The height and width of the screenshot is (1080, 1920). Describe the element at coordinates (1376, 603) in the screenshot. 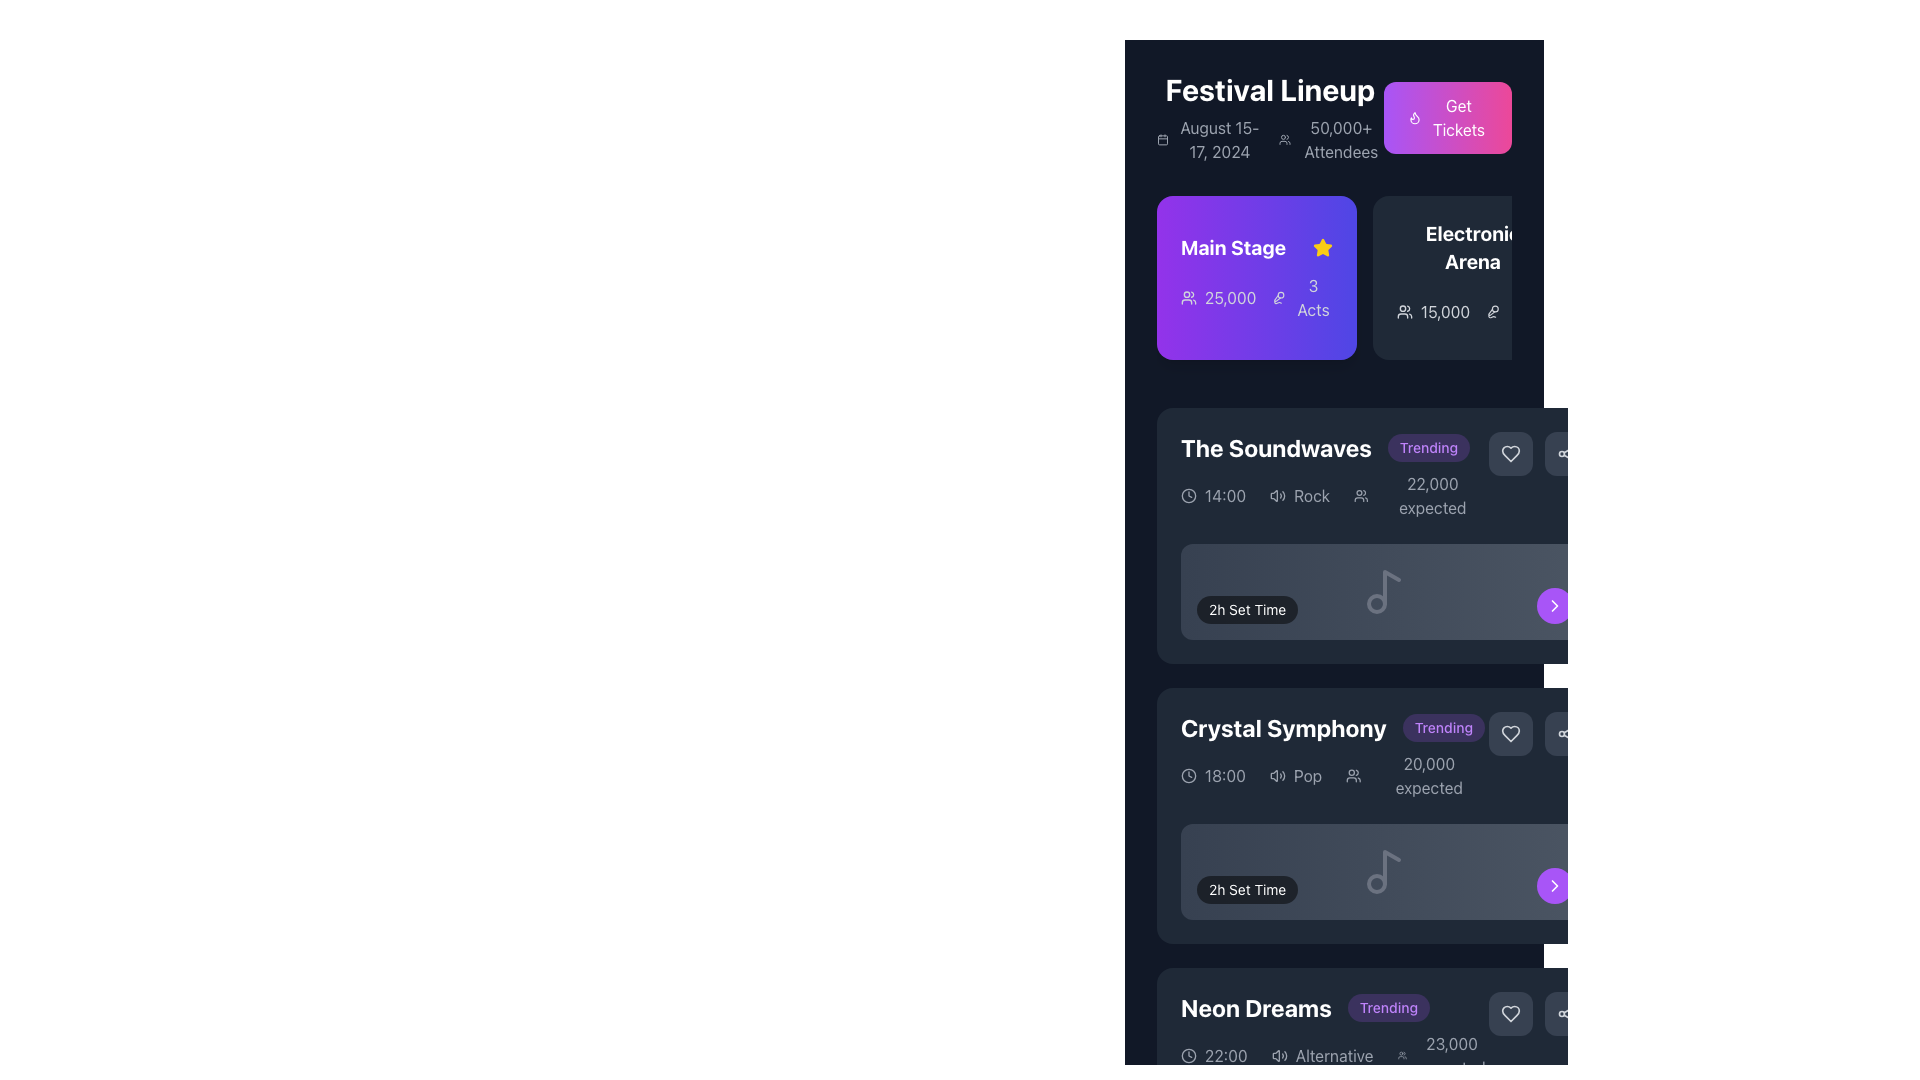

I see `the decorative SVG circle element of the music note icon, which is centrally aligned horizontally and positioned below the larger section of the note` at that location.